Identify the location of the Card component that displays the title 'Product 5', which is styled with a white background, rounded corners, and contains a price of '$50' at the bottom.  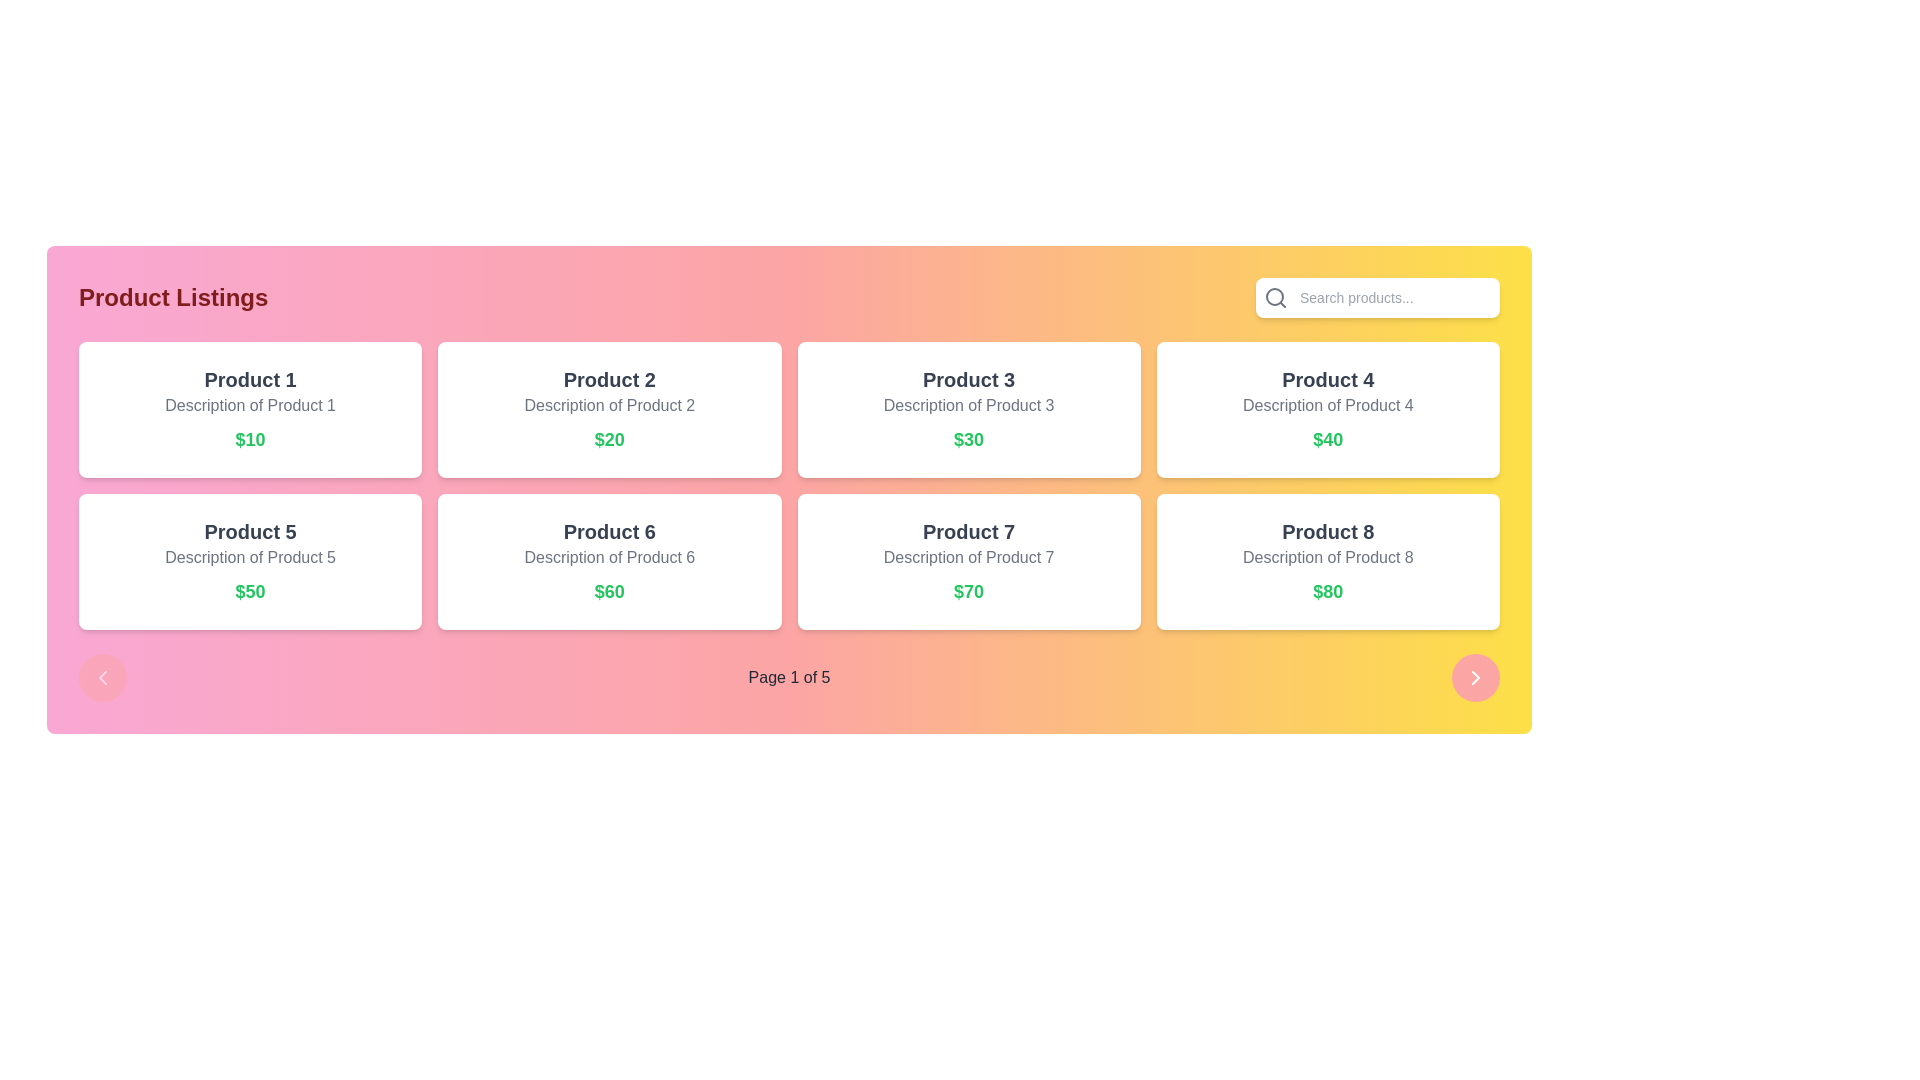
(249, 562).